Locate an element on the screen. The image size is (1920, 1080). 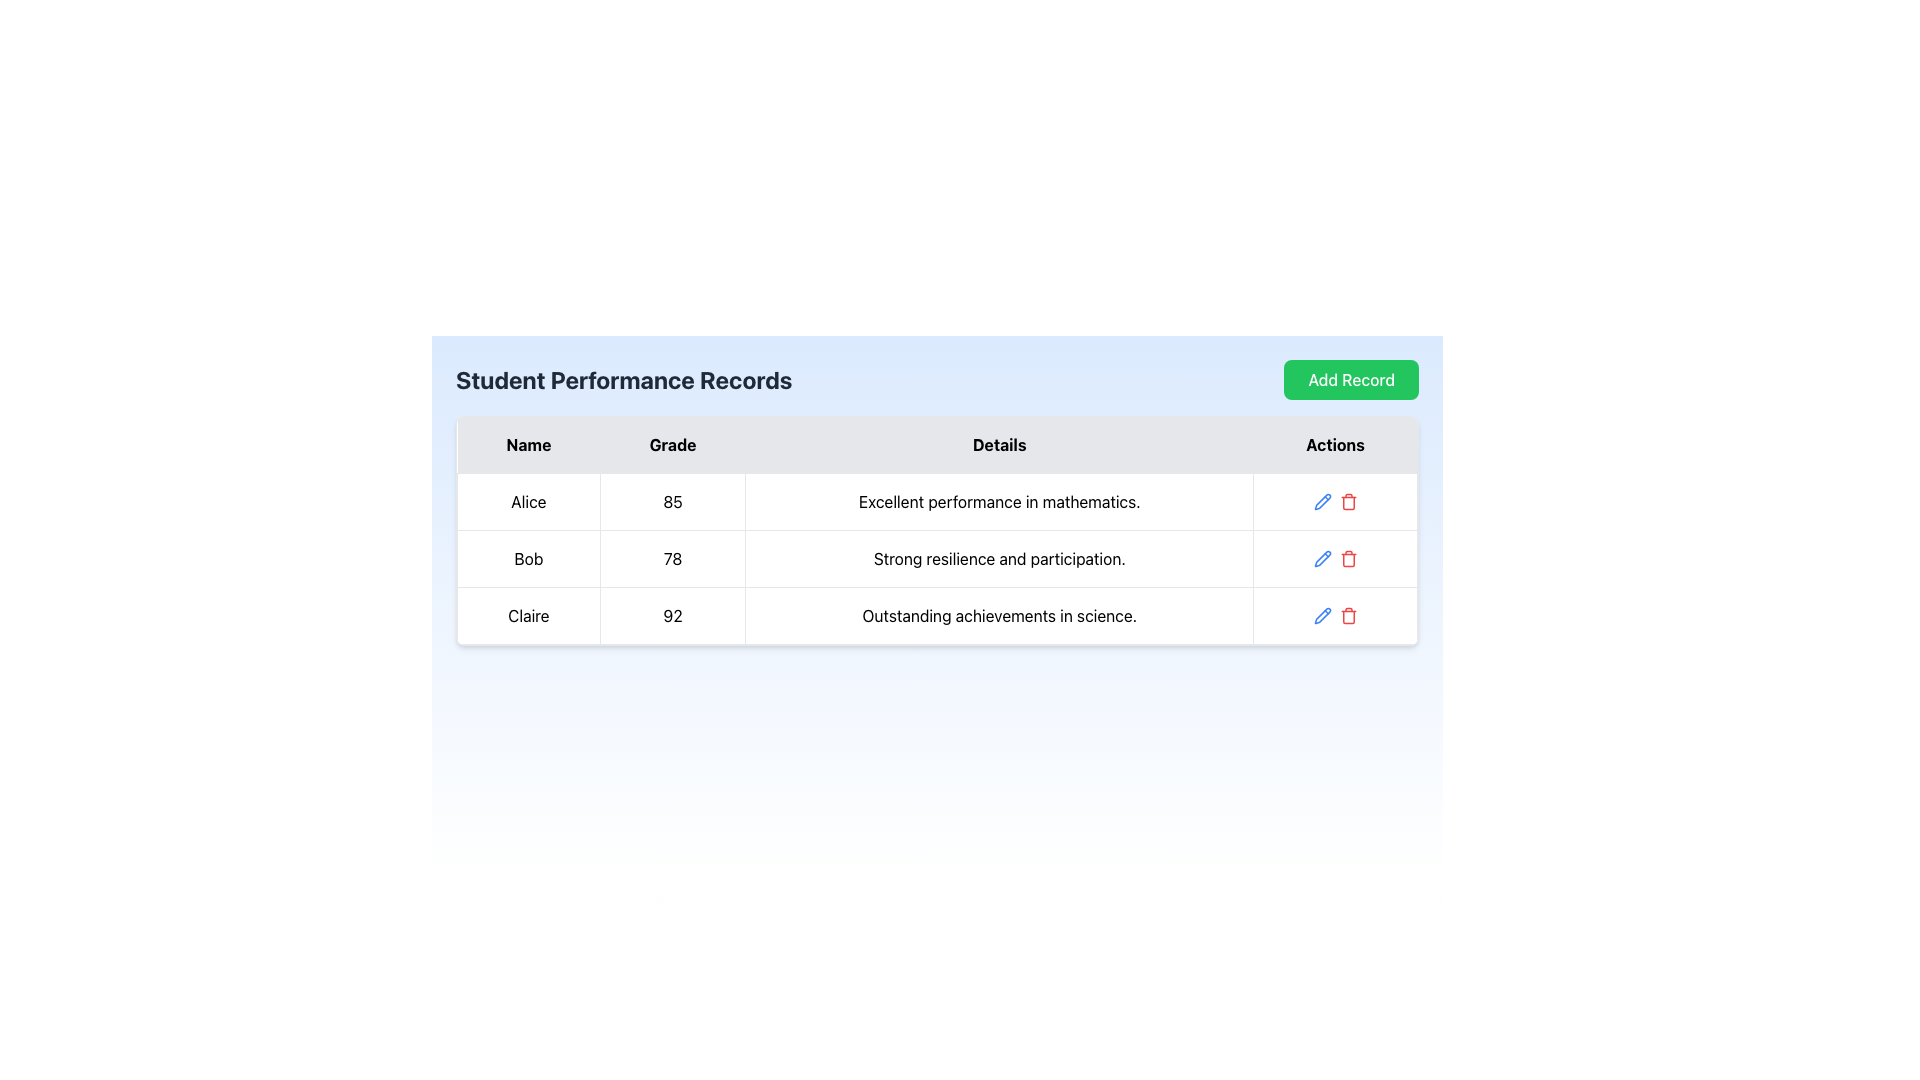
the text label displaying the grade '85' for Alice, located in the second column of the first row of the tabular structure under the 'Grade' column header is located at coordinates (673, 500).